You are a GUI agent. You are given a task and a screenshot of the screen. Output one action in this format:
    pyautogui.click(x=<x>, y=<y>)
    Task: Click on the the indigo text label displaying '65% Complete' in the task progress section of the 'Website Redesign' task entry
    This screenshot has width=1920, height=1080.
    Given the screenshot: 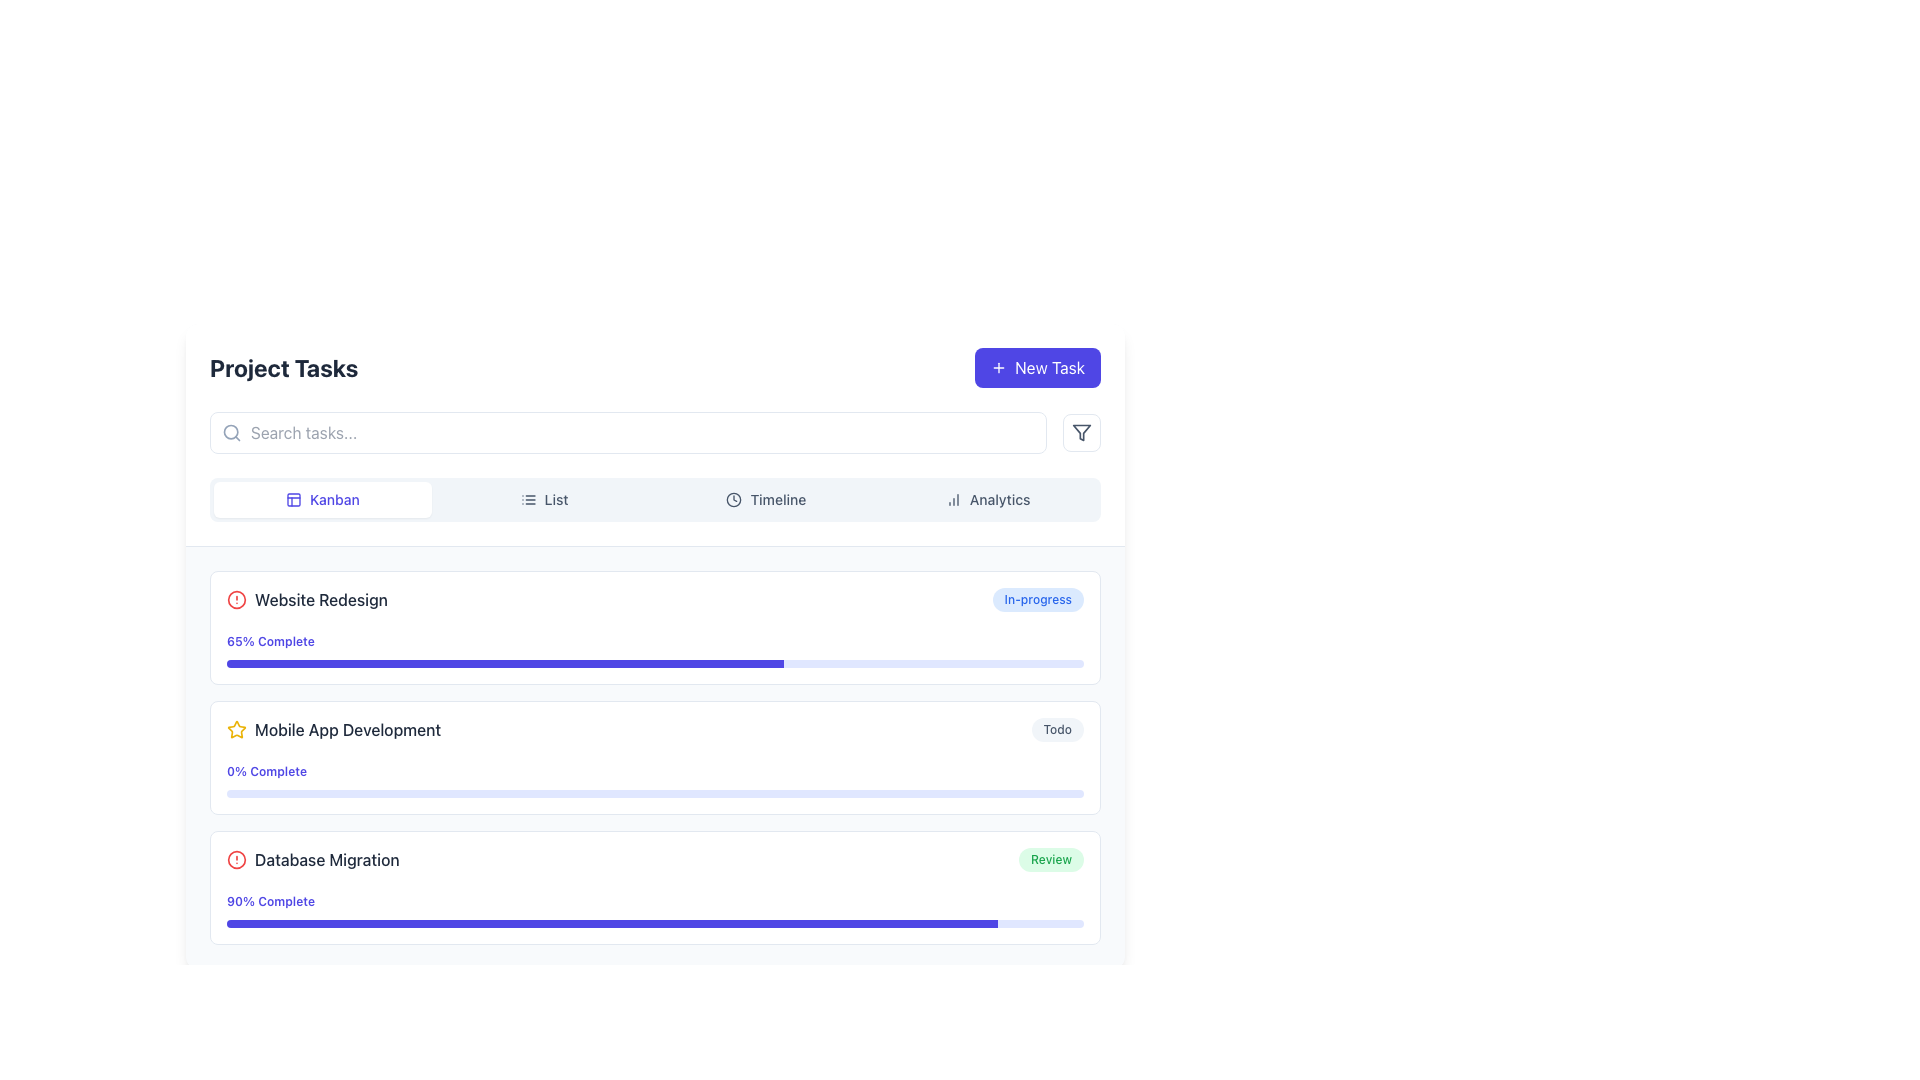 What is the action you would take?
    pyautogui.click(x=269, y=641)
    